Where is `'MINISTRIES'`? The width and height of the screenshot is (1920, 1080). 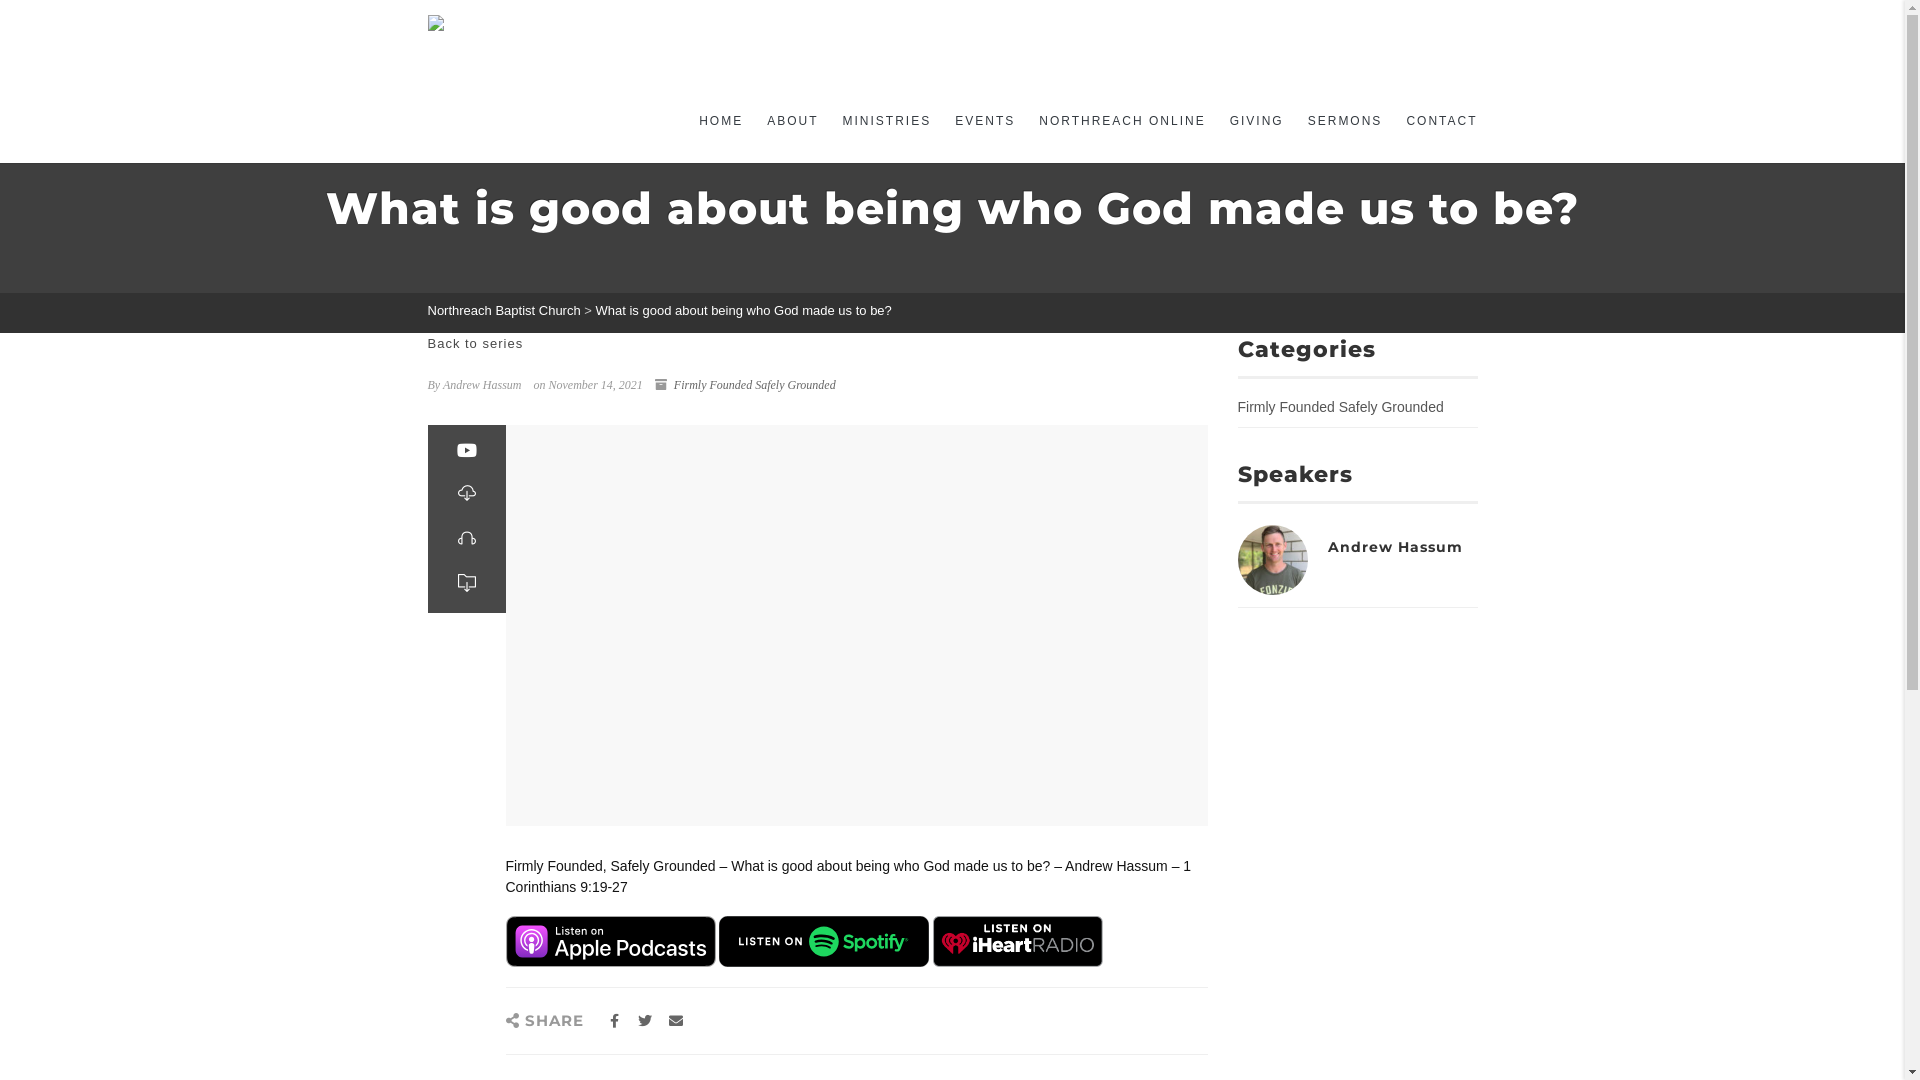 'MINISTRIES' is located at coordinates (886, 121).